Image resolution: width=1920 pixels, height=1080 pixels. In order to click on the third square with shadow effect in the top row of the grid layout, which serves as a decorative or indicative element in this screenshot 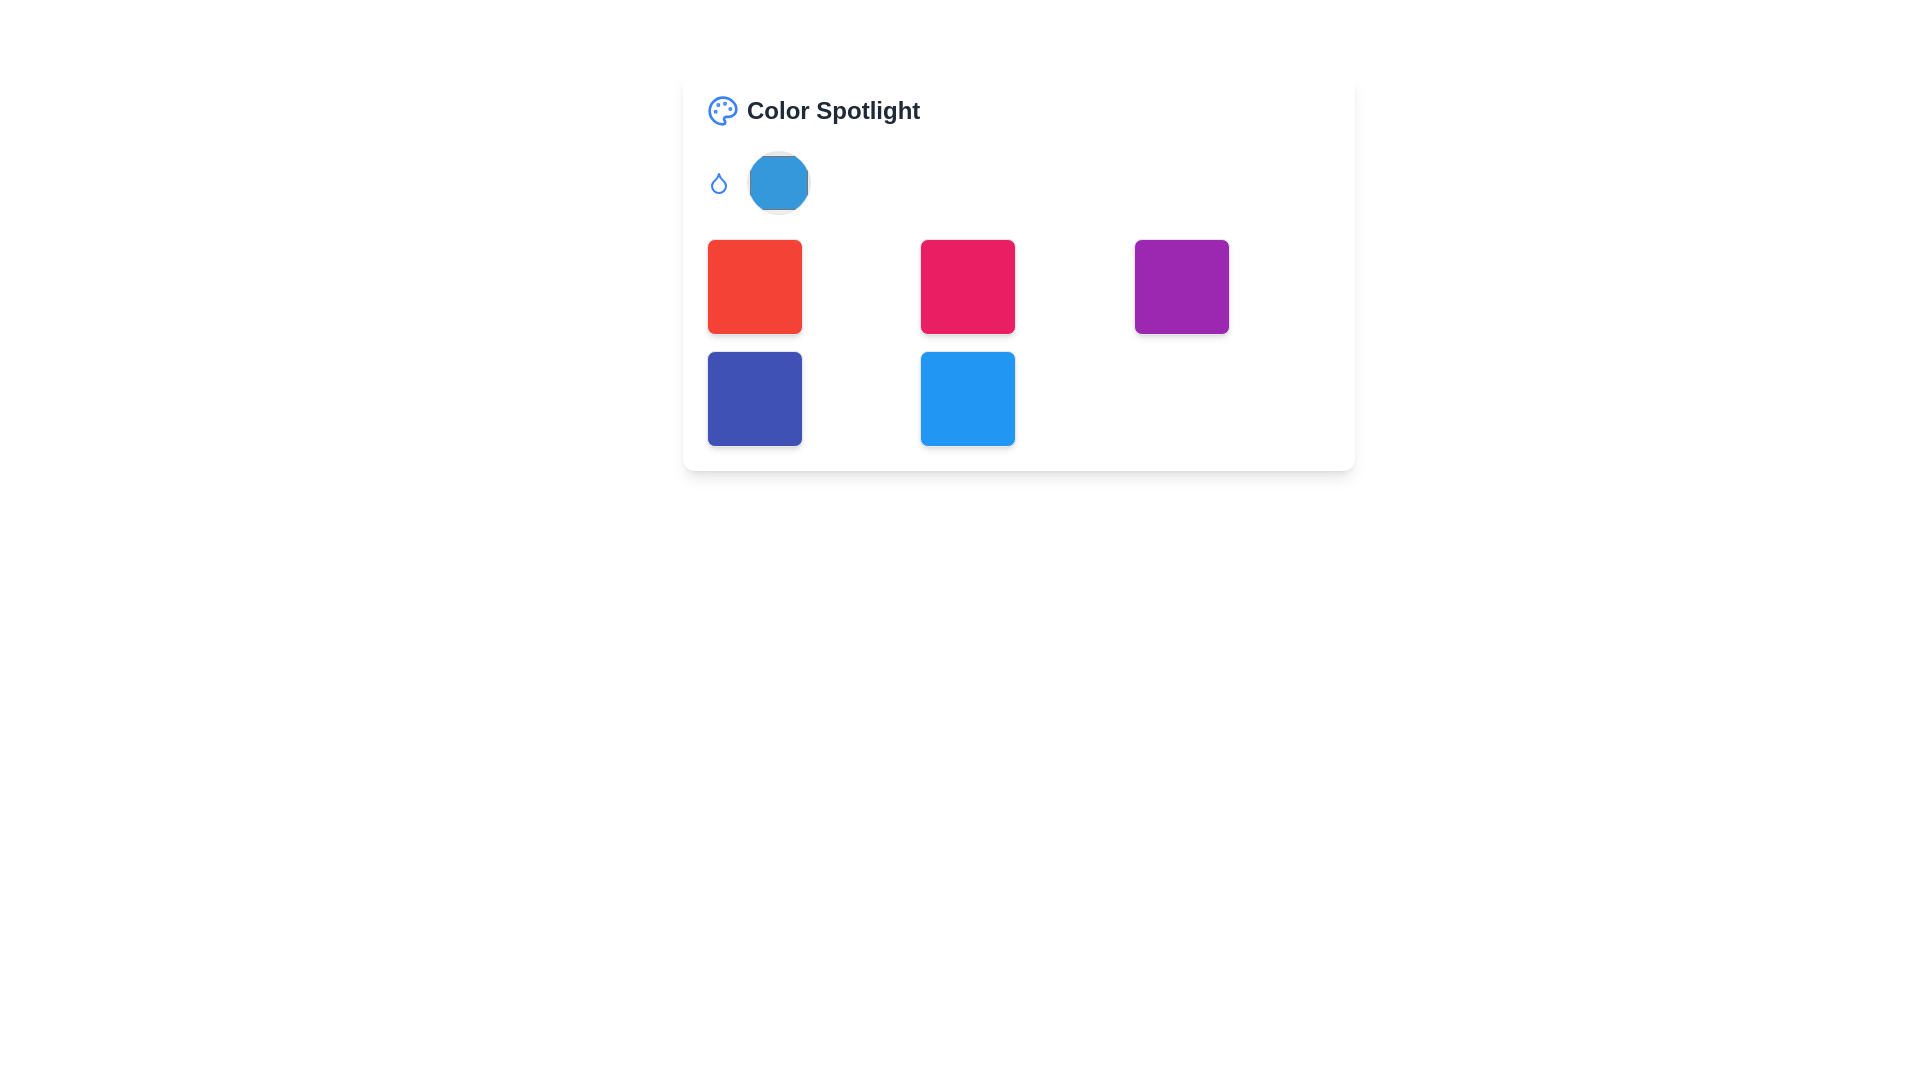, I will do `click(1181, 286)`.